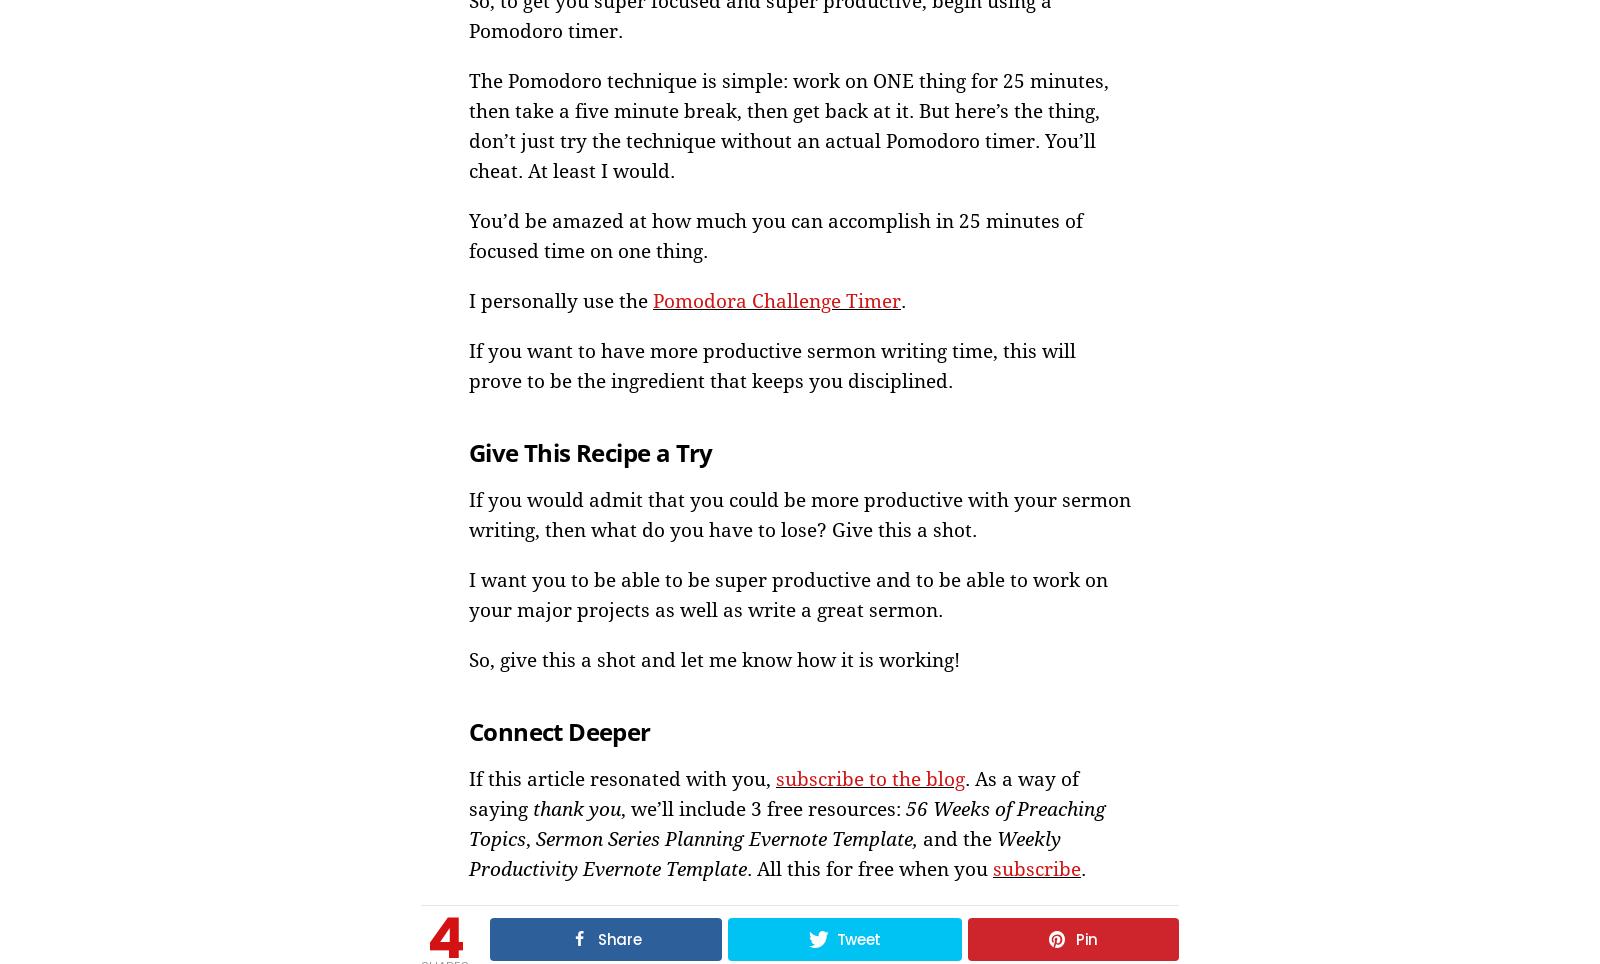  What do you see at coordinates (1076, 938) in the screenshot?
I see `'Pin'` at bounding box center [1076, 938].